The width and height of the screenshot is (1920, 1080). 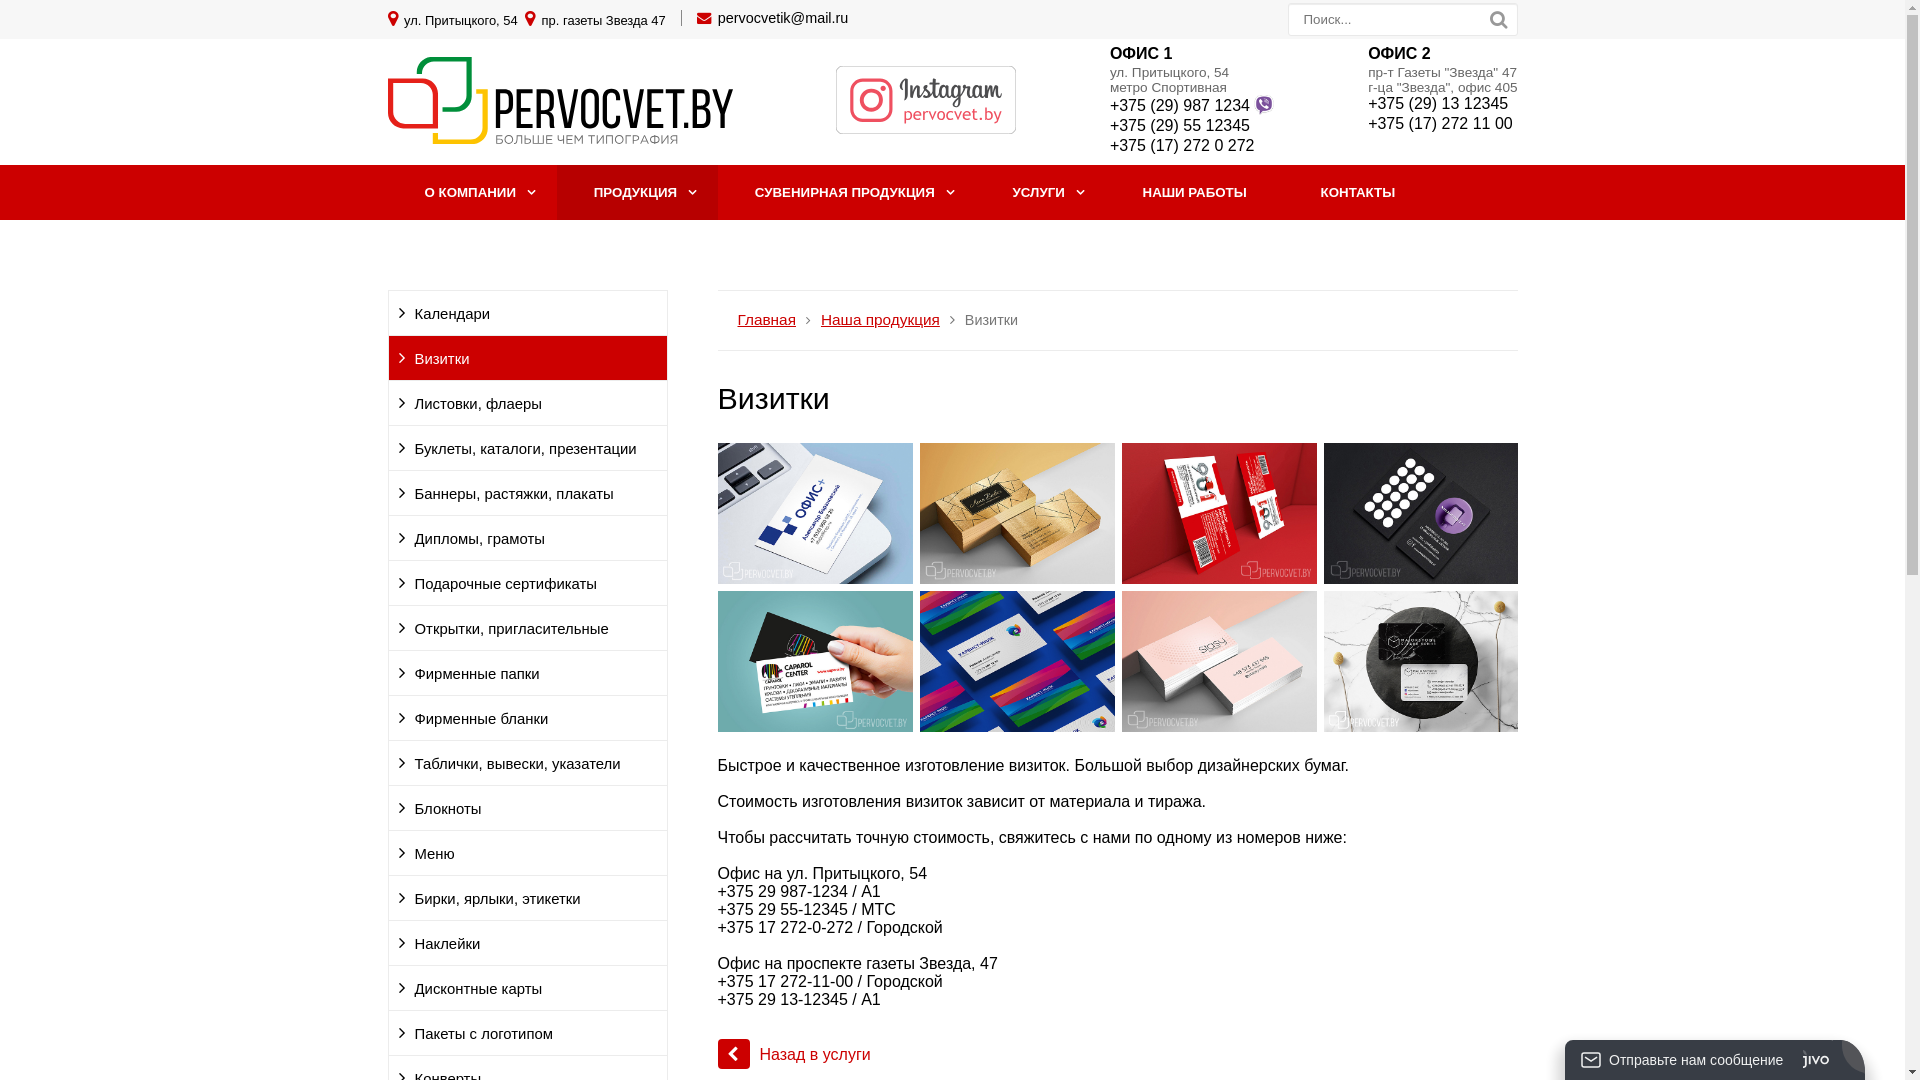 I want to click on '+375 (29) 13 12345', so click(x=1437, y=103).